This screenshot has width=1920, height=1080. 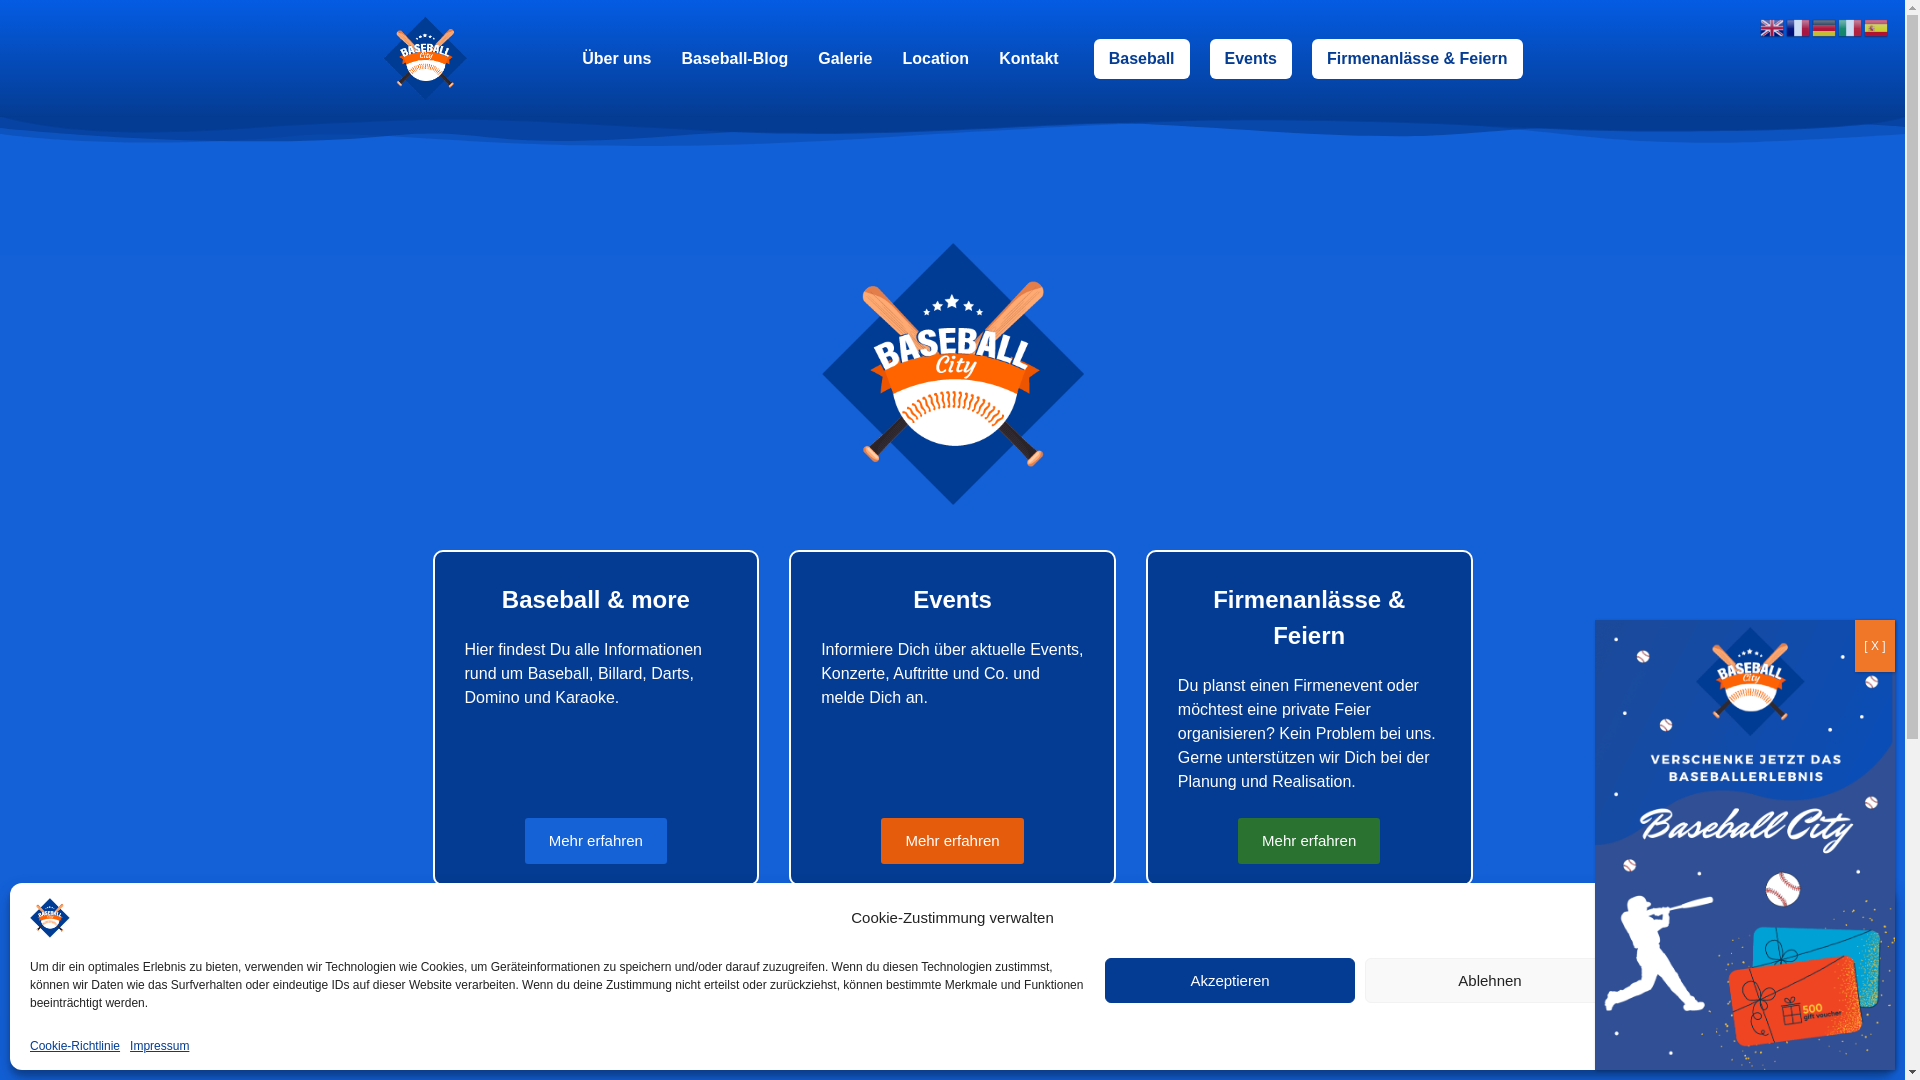 I want to click on 'German', so click(x=1824, y=26).